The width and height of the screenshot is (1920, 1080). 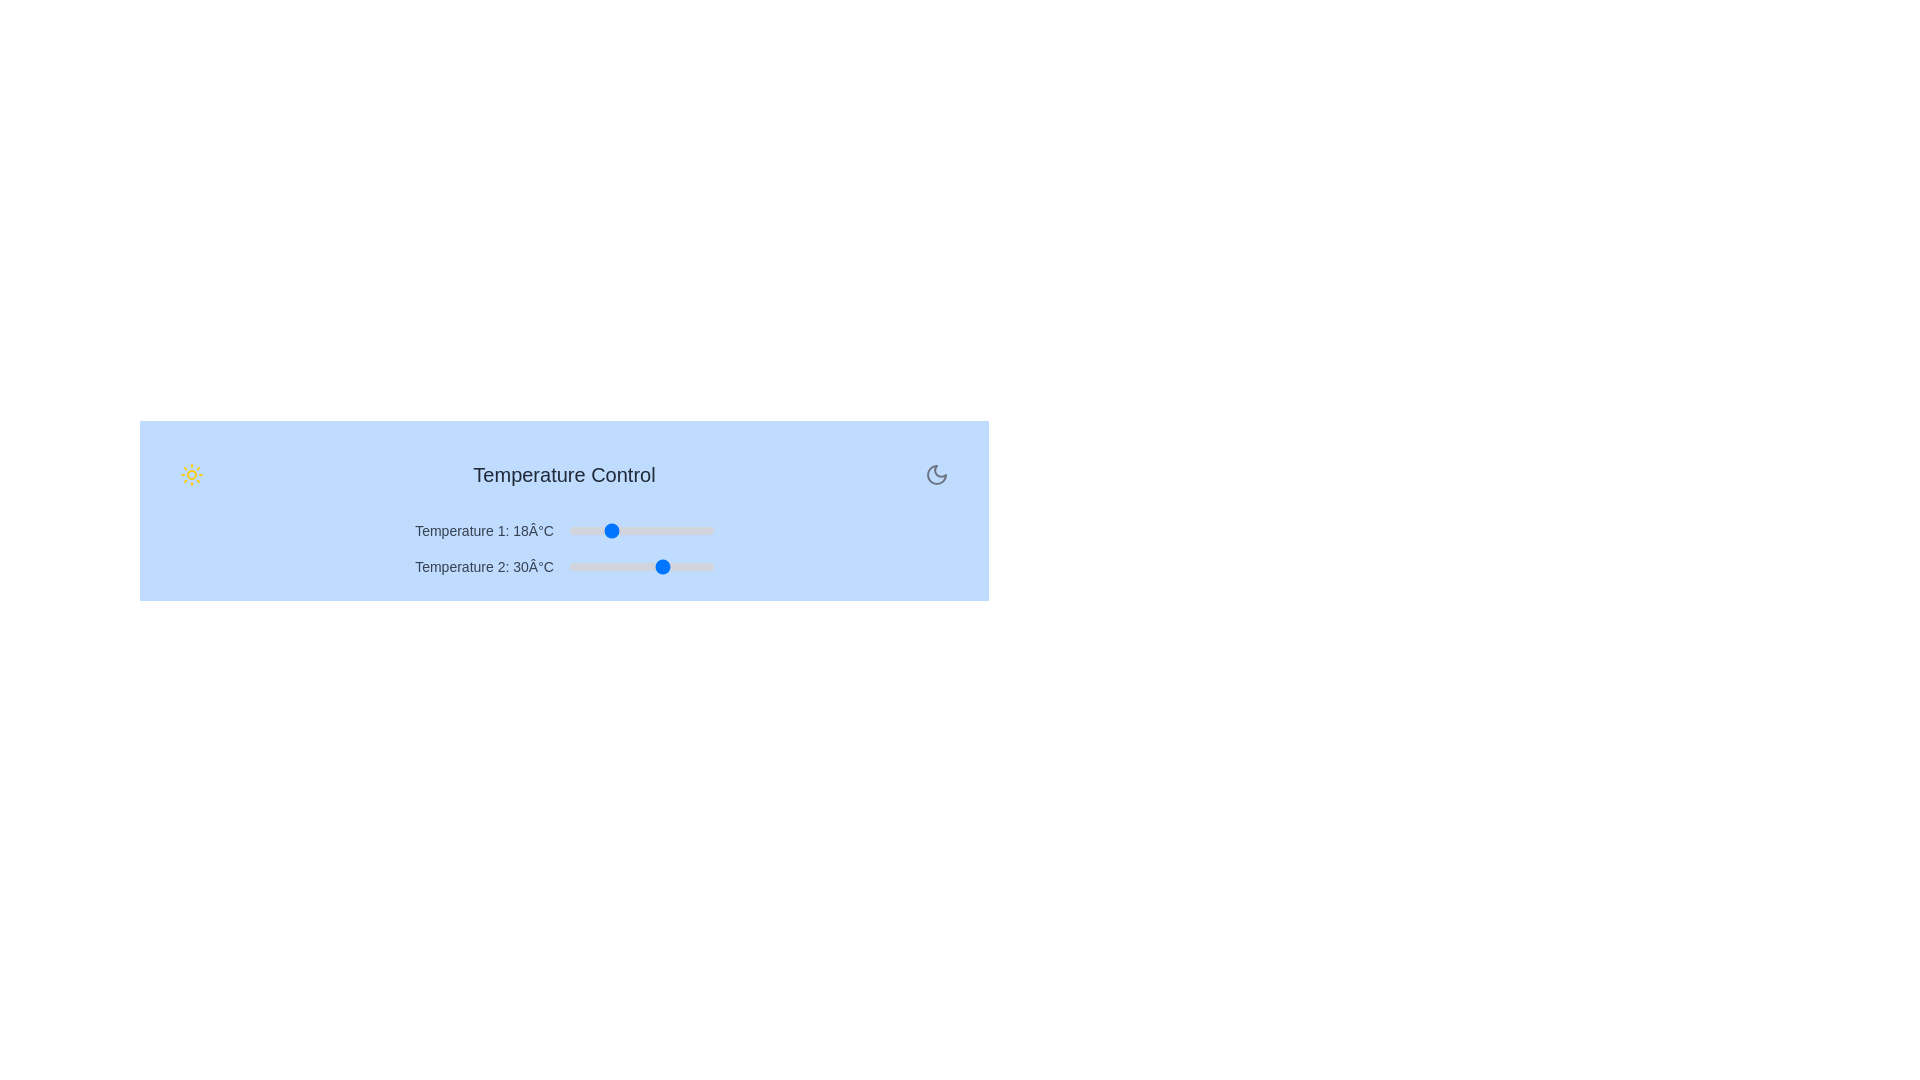 What do you see at coordinates (563, 530) in the screenshot?
I see `the slider for 'Temperature 1: 18°C' to set a value` at bounding box center [563, 530].